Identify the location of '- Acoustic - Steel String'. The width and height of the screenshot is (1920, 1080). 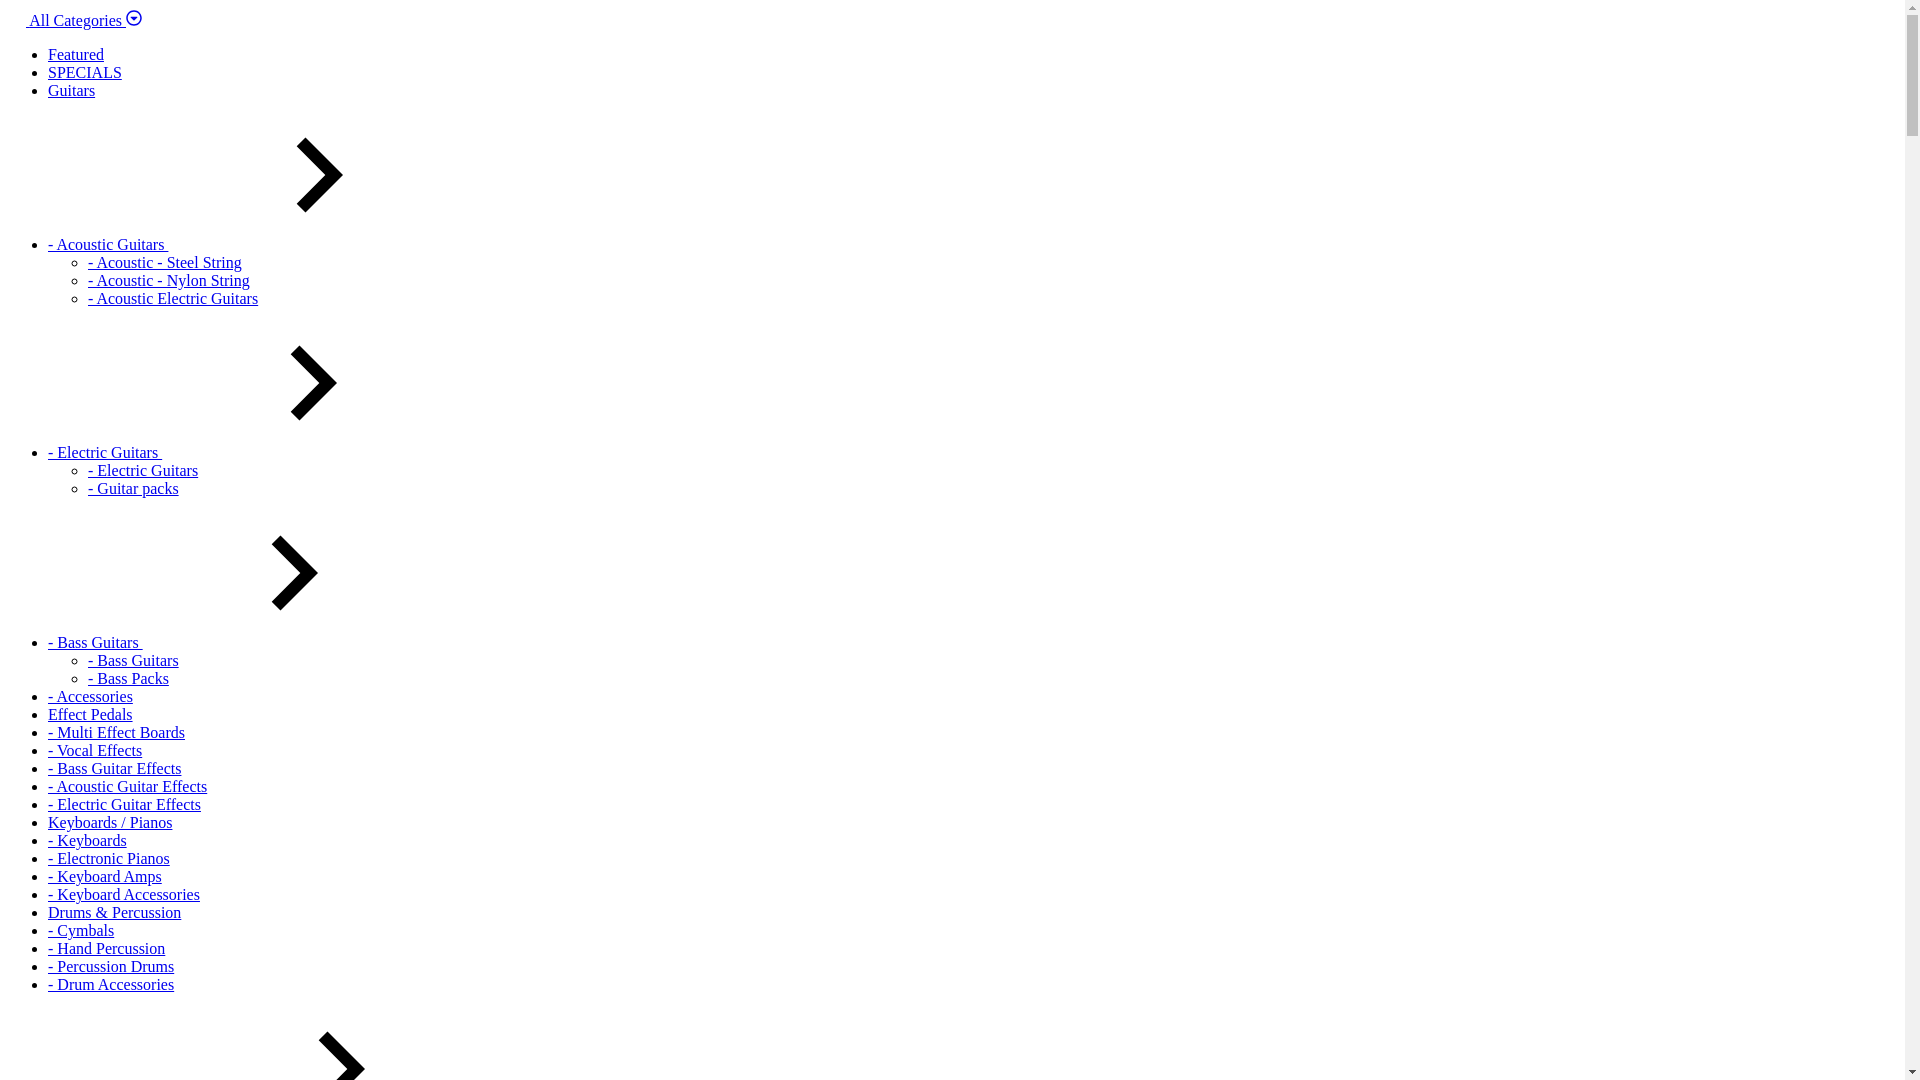
(86, 261).